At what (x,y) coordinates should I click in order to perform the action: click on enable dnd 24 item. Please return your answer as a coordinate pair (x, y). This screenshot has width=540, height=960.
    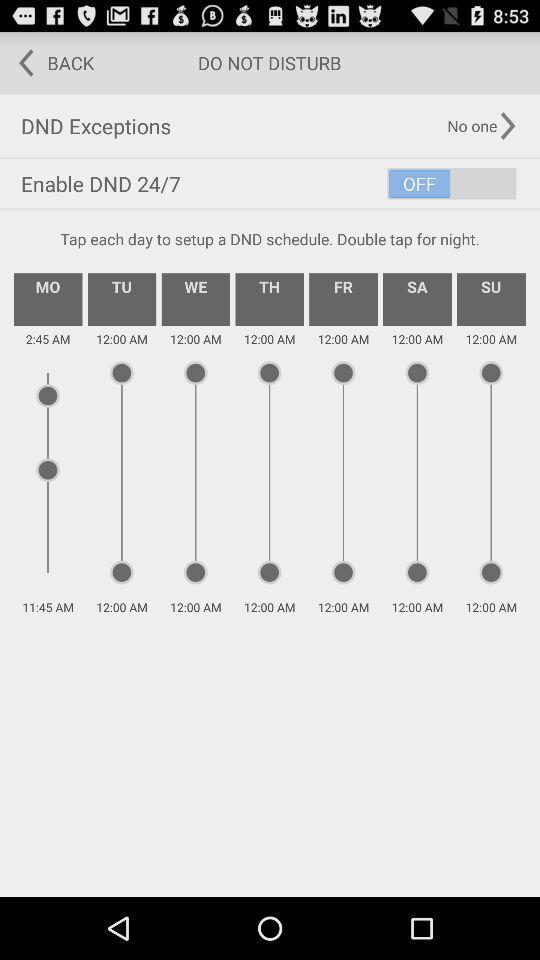
    Looking at the image, I should click on (270, 183).